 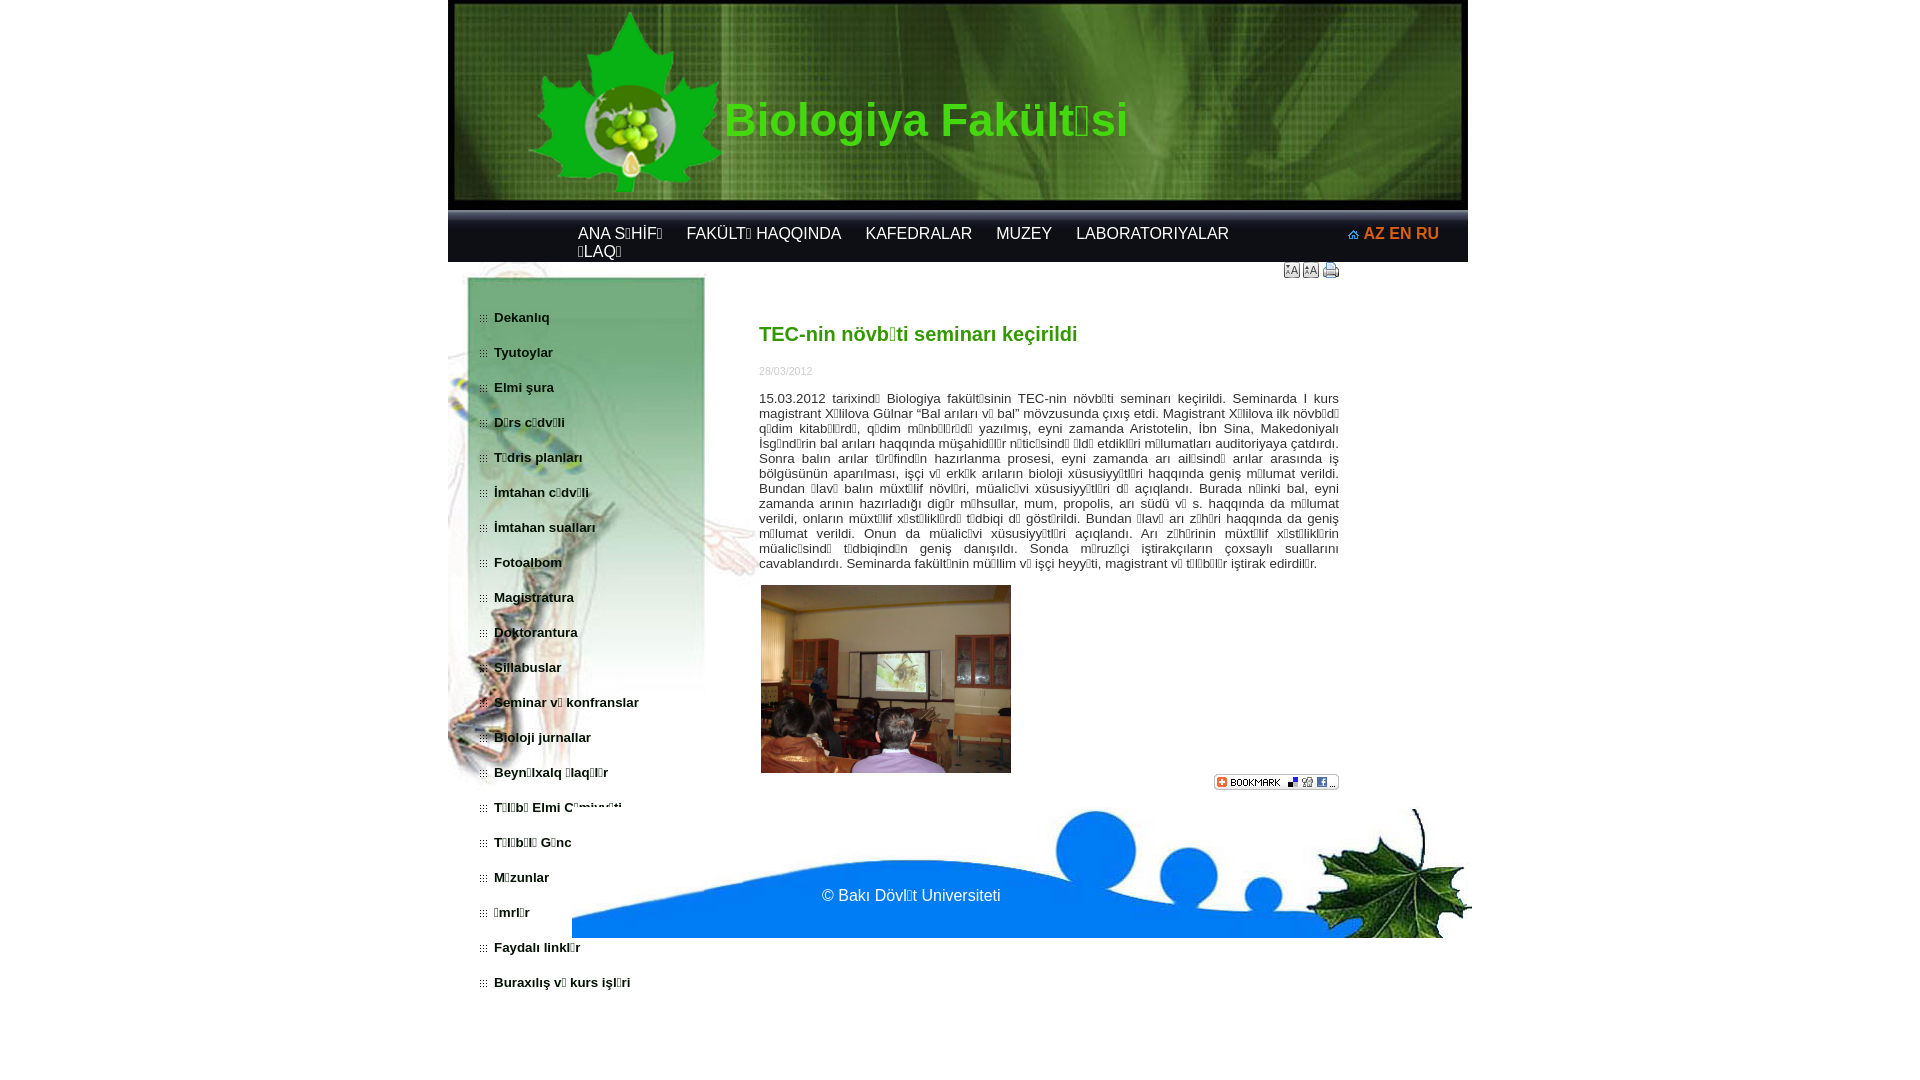 I want to click on 'Magistratura', so click(x=533, y=596).